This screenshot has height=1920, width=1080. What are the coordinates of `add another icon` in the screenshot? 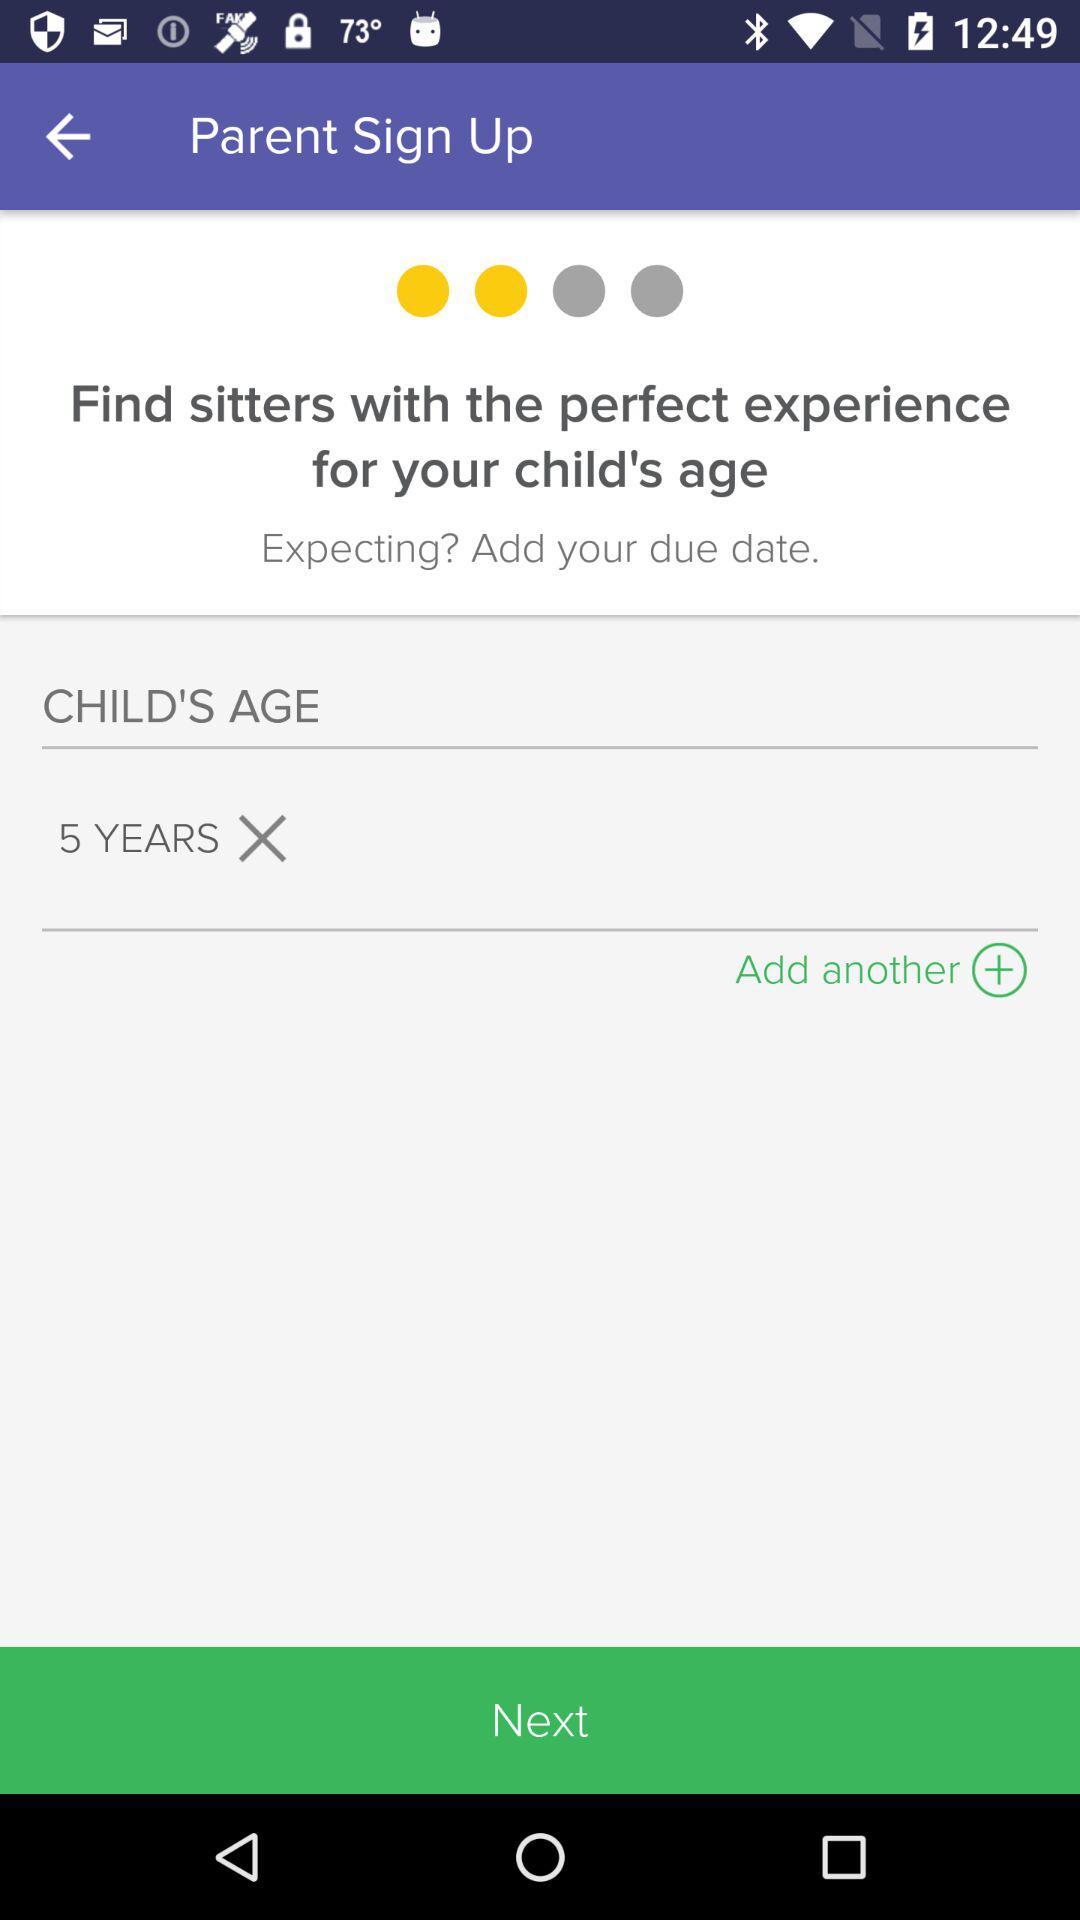 It's located at (880, 964).